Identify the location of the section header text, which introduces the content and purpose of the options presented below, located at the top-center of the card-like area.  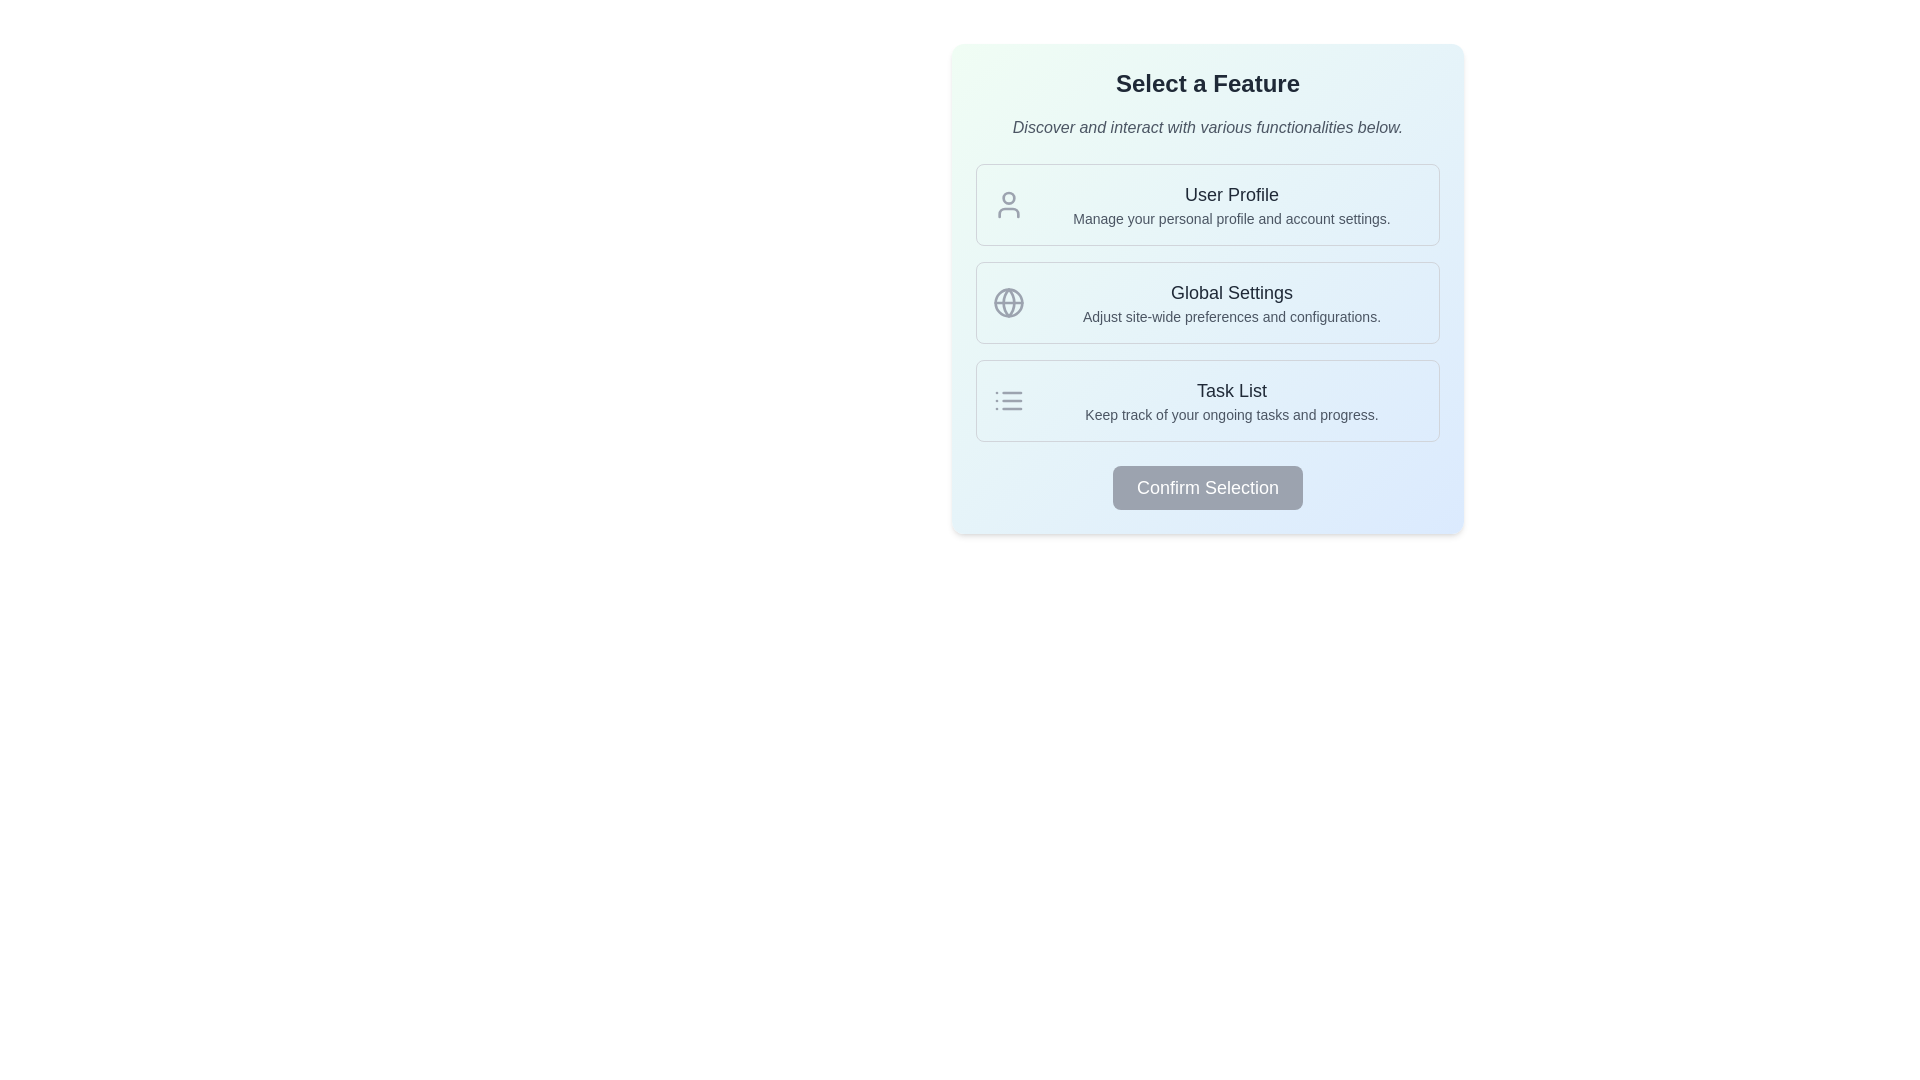
(1207, 83).